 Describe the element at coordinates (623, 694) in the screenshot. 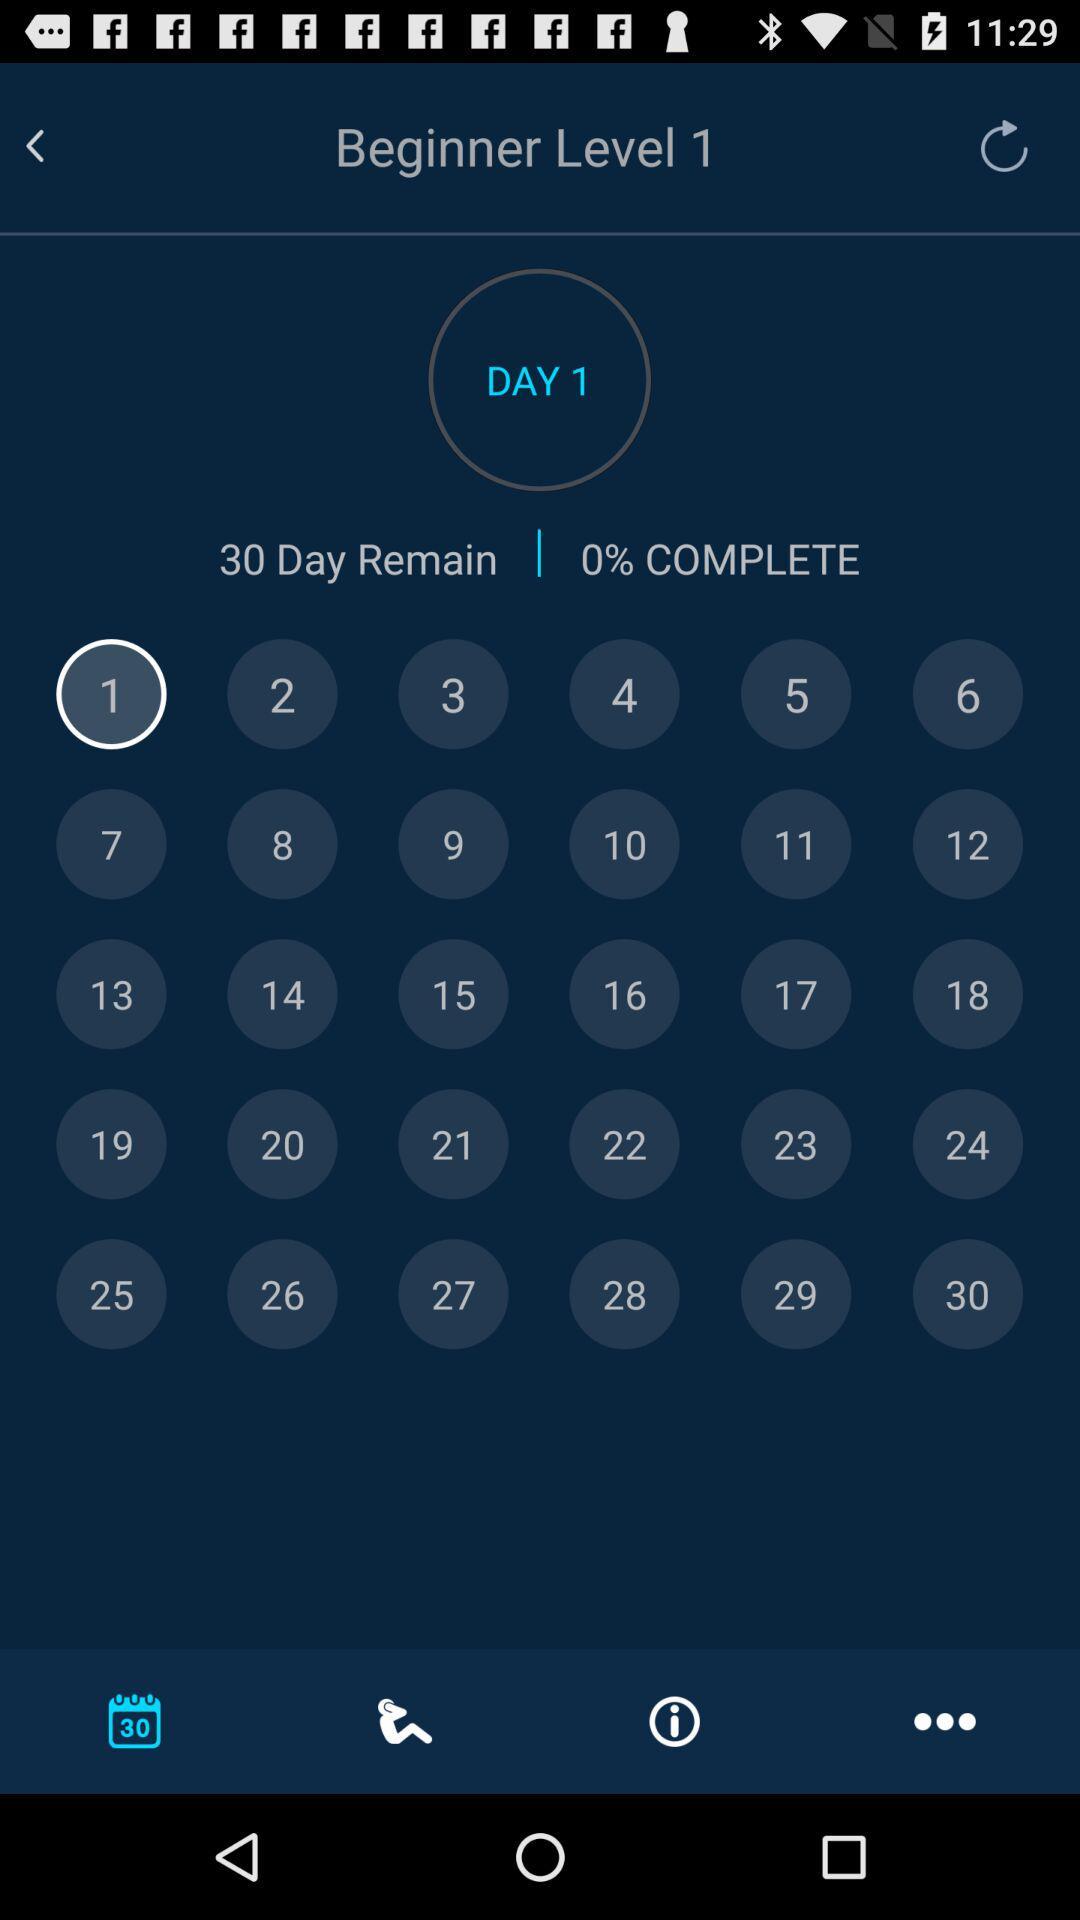

I see `day 4` at that location.